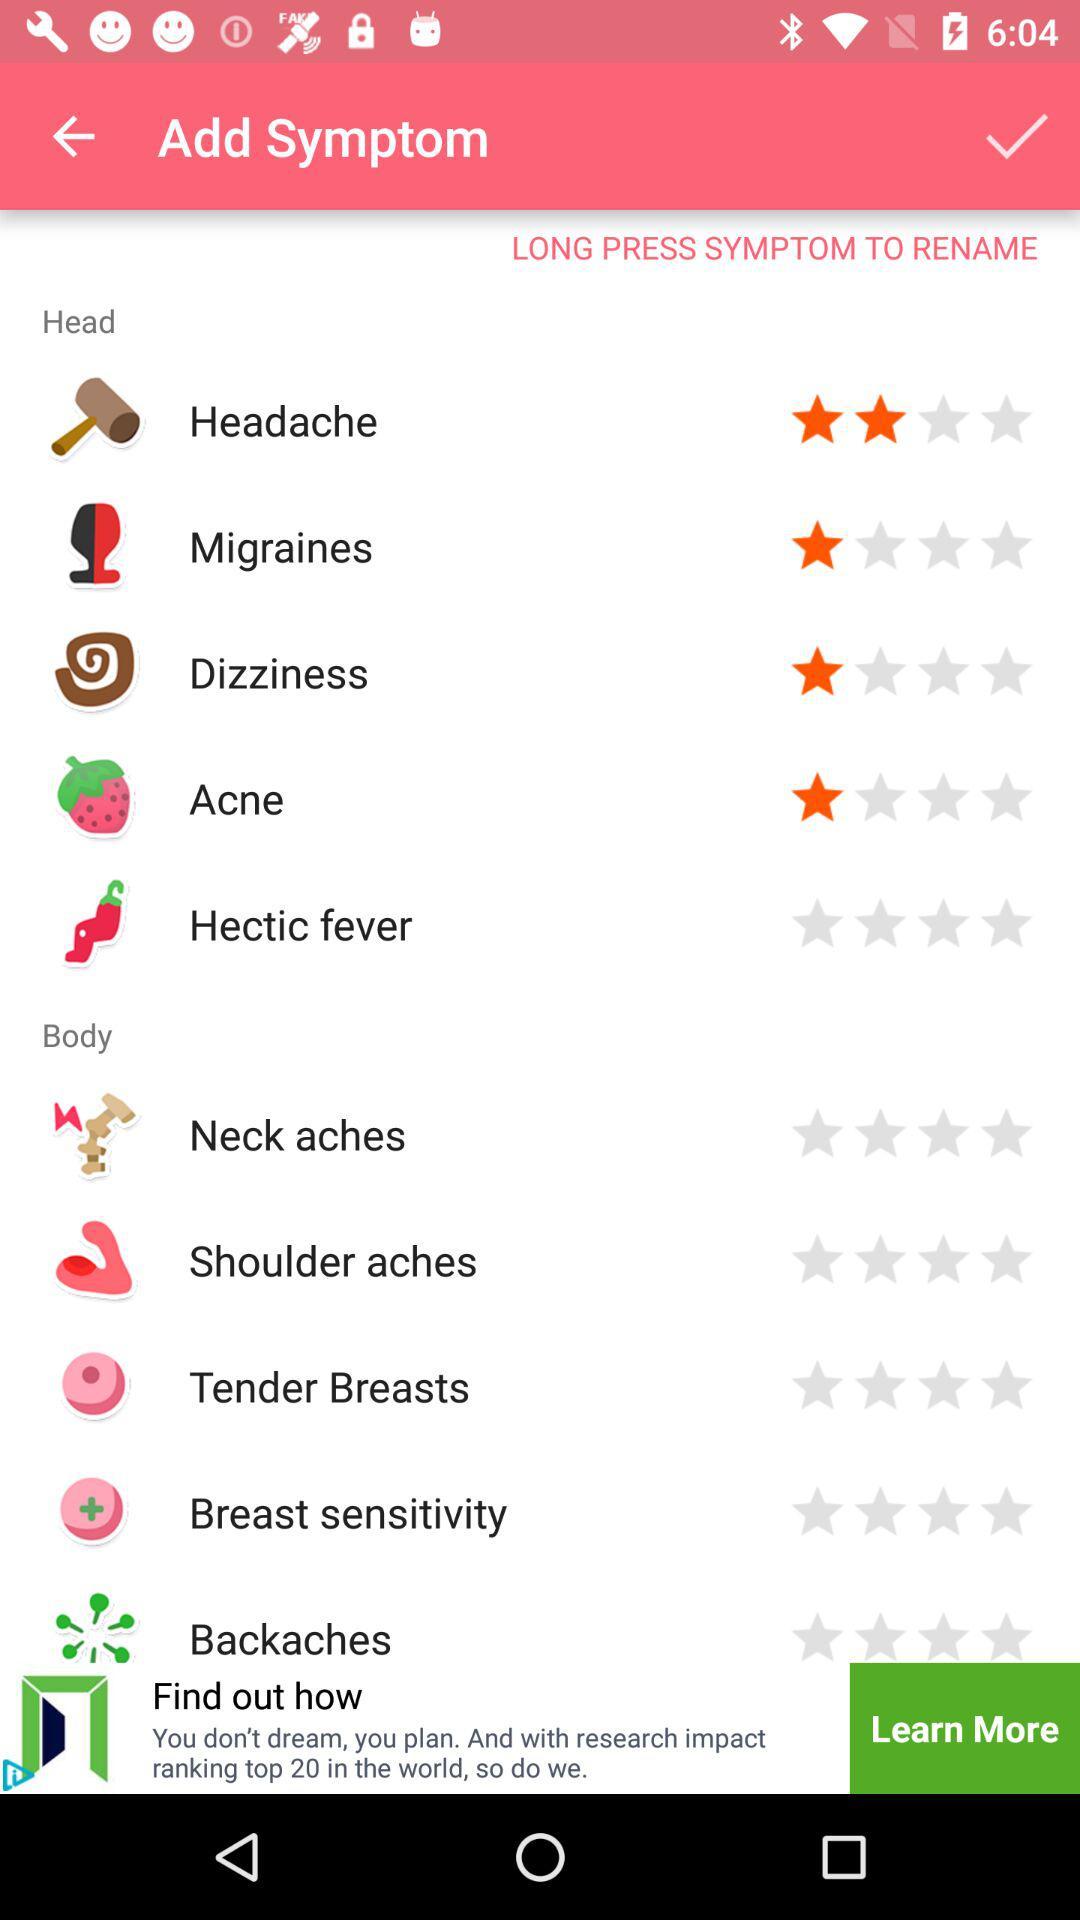  Describe the element at coordinates (879, 1634) in the screenshot. I see `indicate severity of symptom` at that location.